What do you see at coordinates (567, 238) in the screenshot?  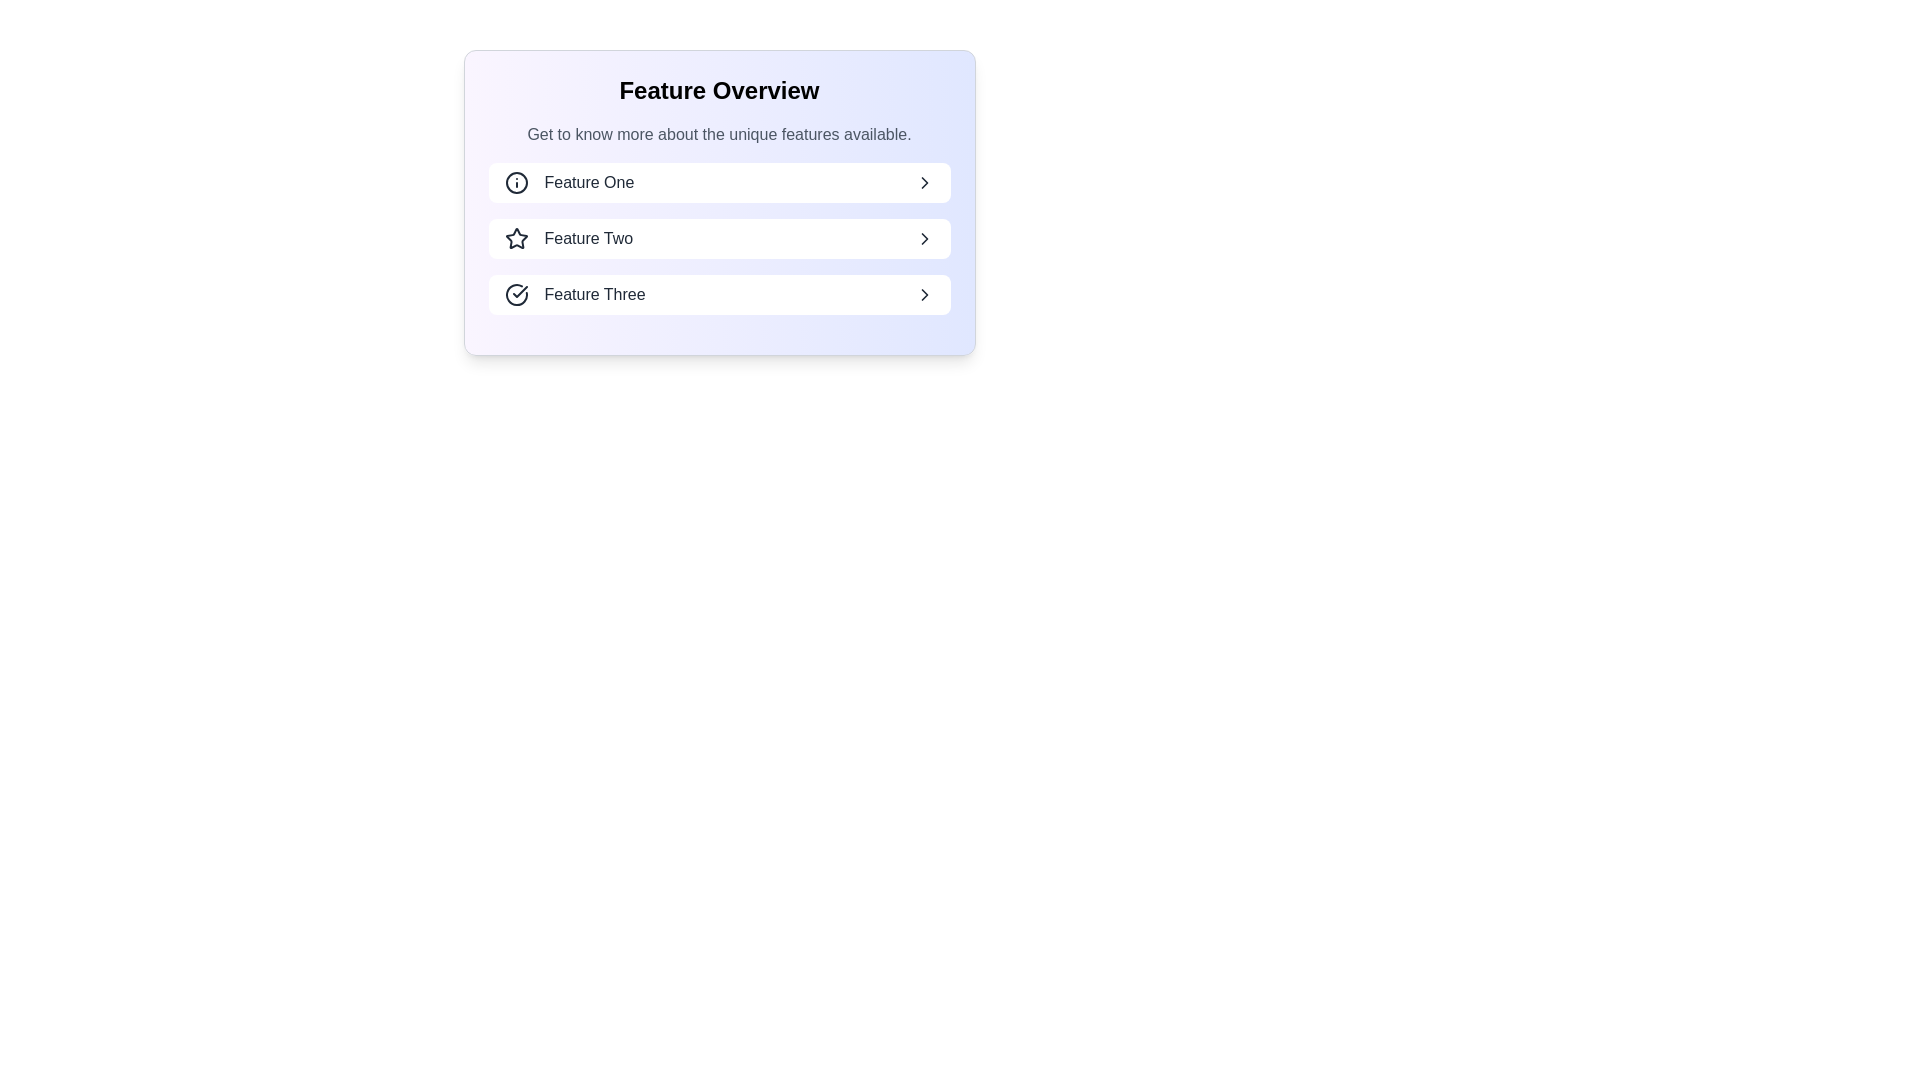 I see `the selectable list item labeled 'Feature Two', which is positioned between 'Feature One' and 'Feature Three' in the vertical list` at bounding box center [567, 238].